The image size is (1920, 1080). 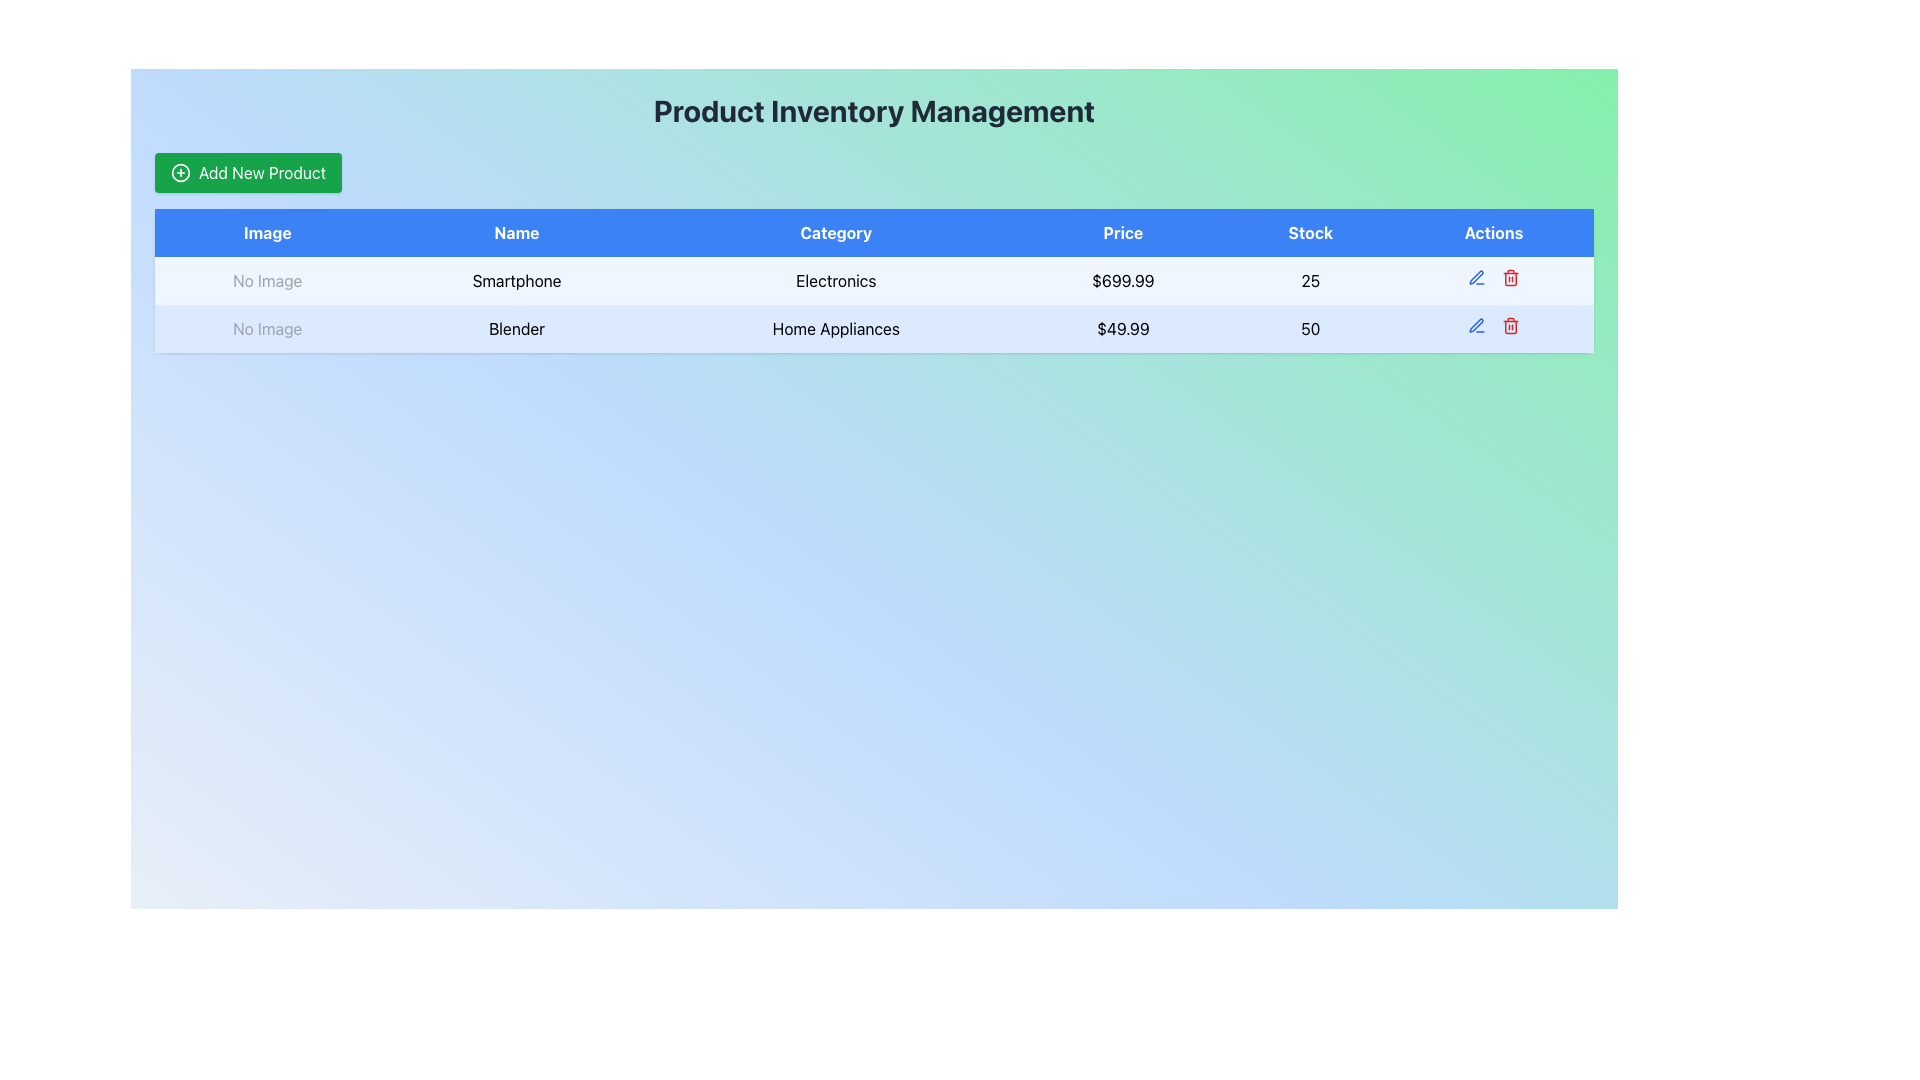 What do you see at coordinates (874, 281) in the screenshot?
I see `the first-entry row of the 'Product Inventory Management' table, which contains details for 'Smartphone'` at bounding box center [874, 281].